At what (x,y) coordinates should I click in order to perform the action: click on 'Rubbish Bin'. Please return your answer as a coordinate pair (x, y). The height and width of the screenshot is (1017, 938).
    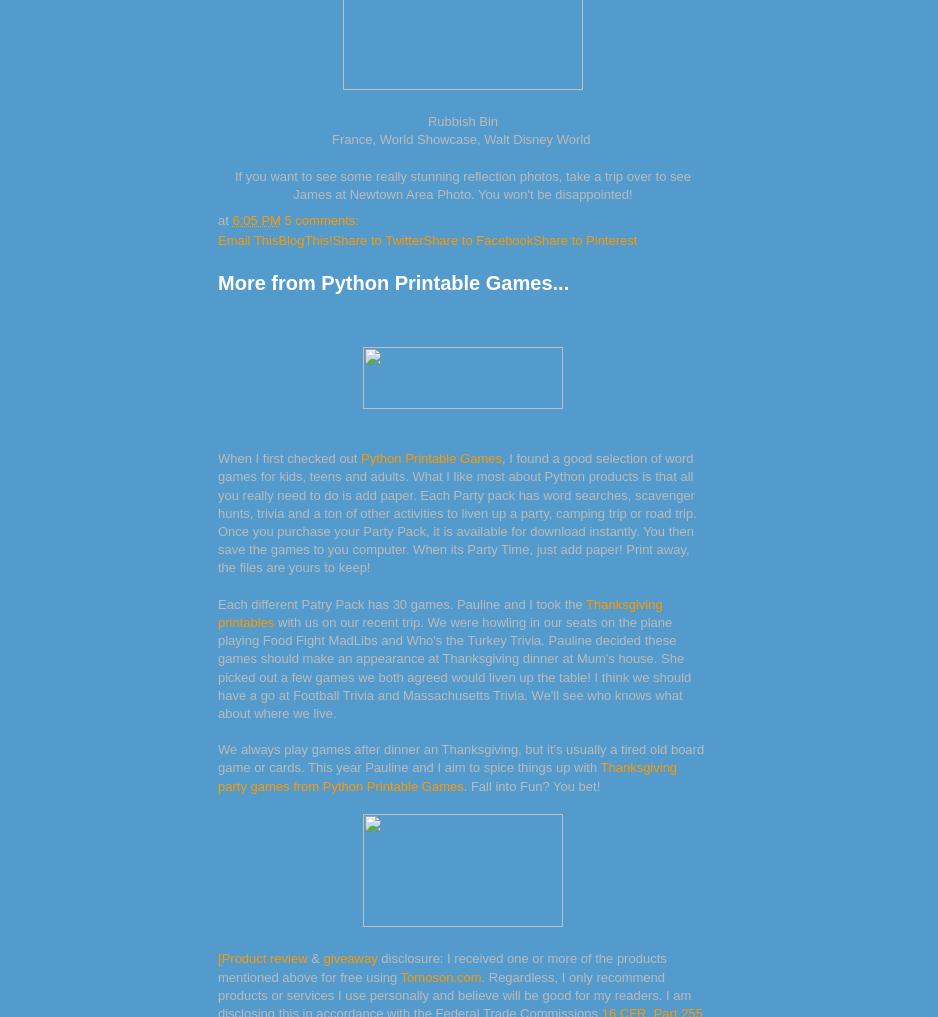
    Looking at the image, I should click on (461, 120).